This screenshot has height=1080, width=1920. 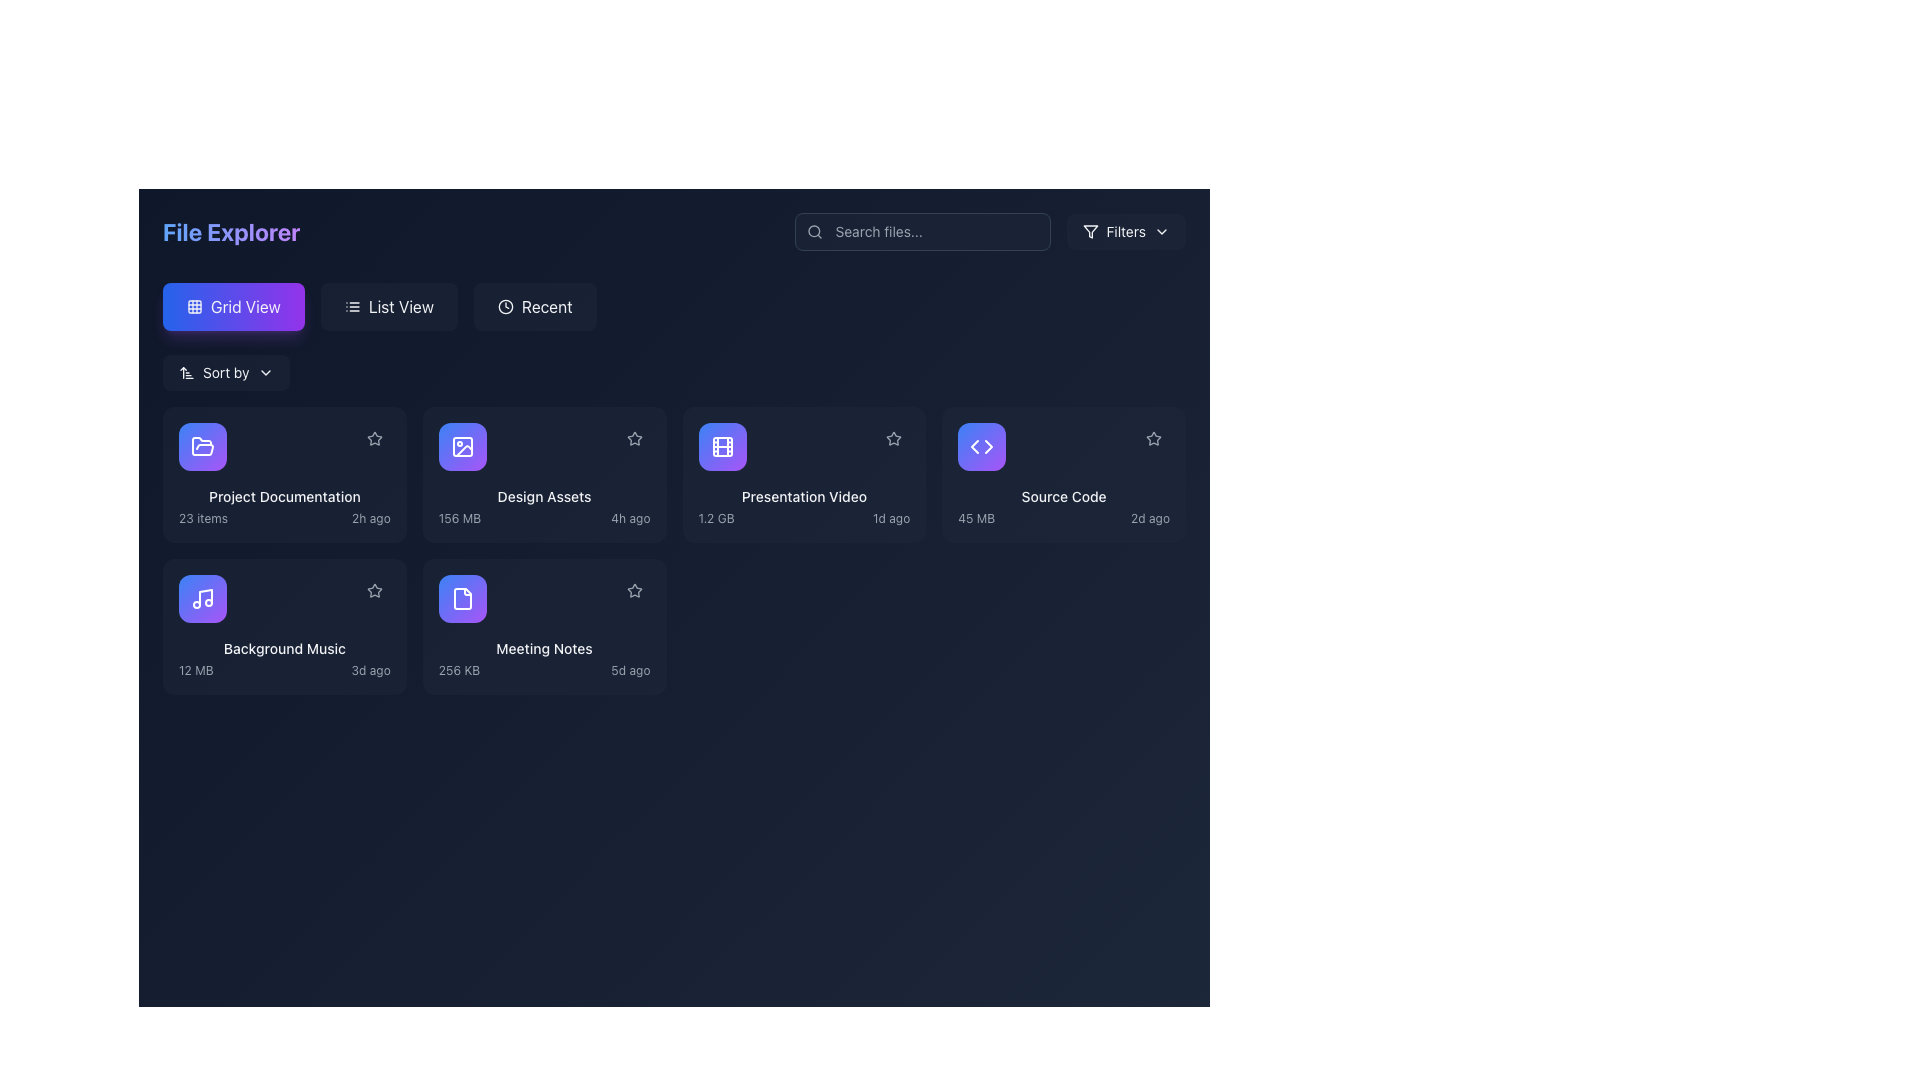 What do you see at coordinates (721, 446) in the screenshot?
I see `the film icon representing the 'Presentation Video' file in the file explorer interface` at bounding box center [721, 446].